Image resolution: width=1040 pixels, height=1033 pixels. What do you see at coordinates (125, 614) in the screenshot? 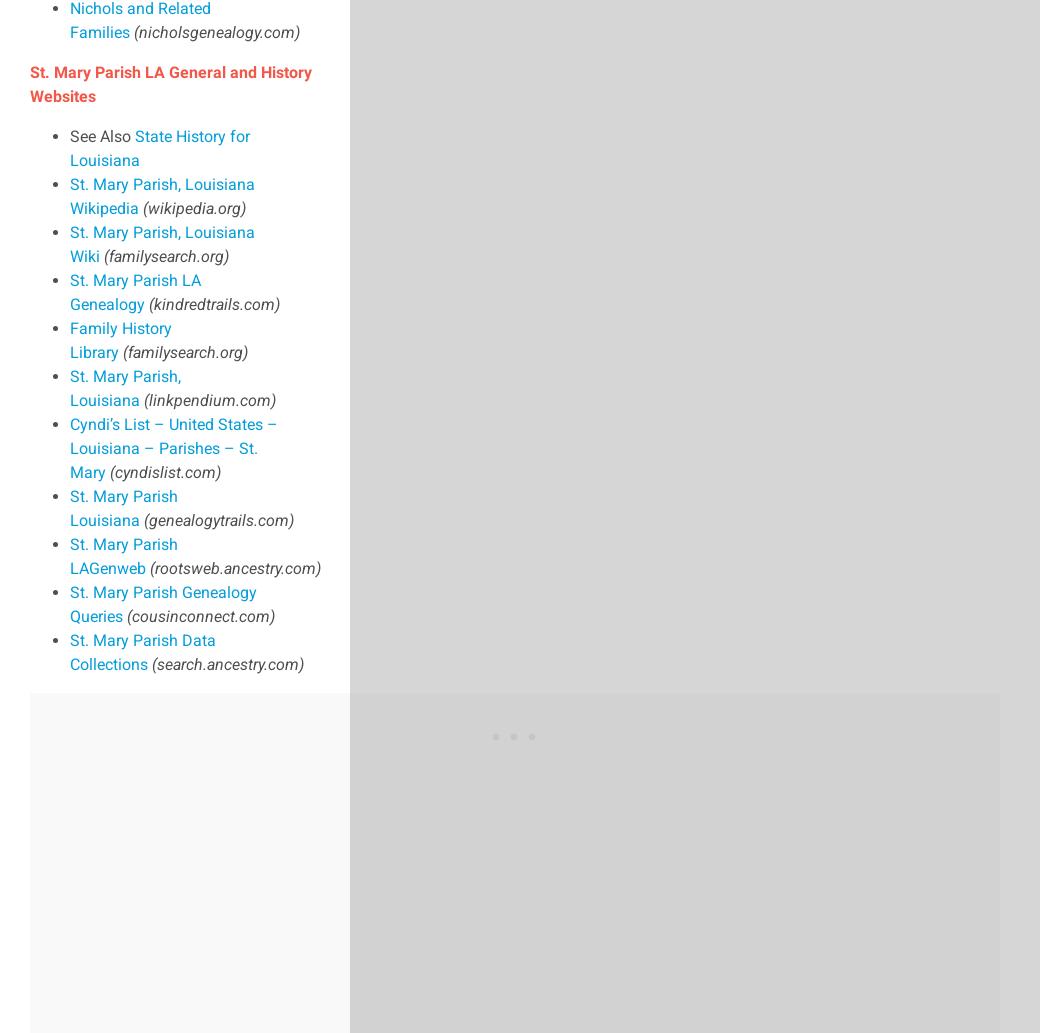
I see `'(cousinconnect.com)'` at bounding box center [125, 614].